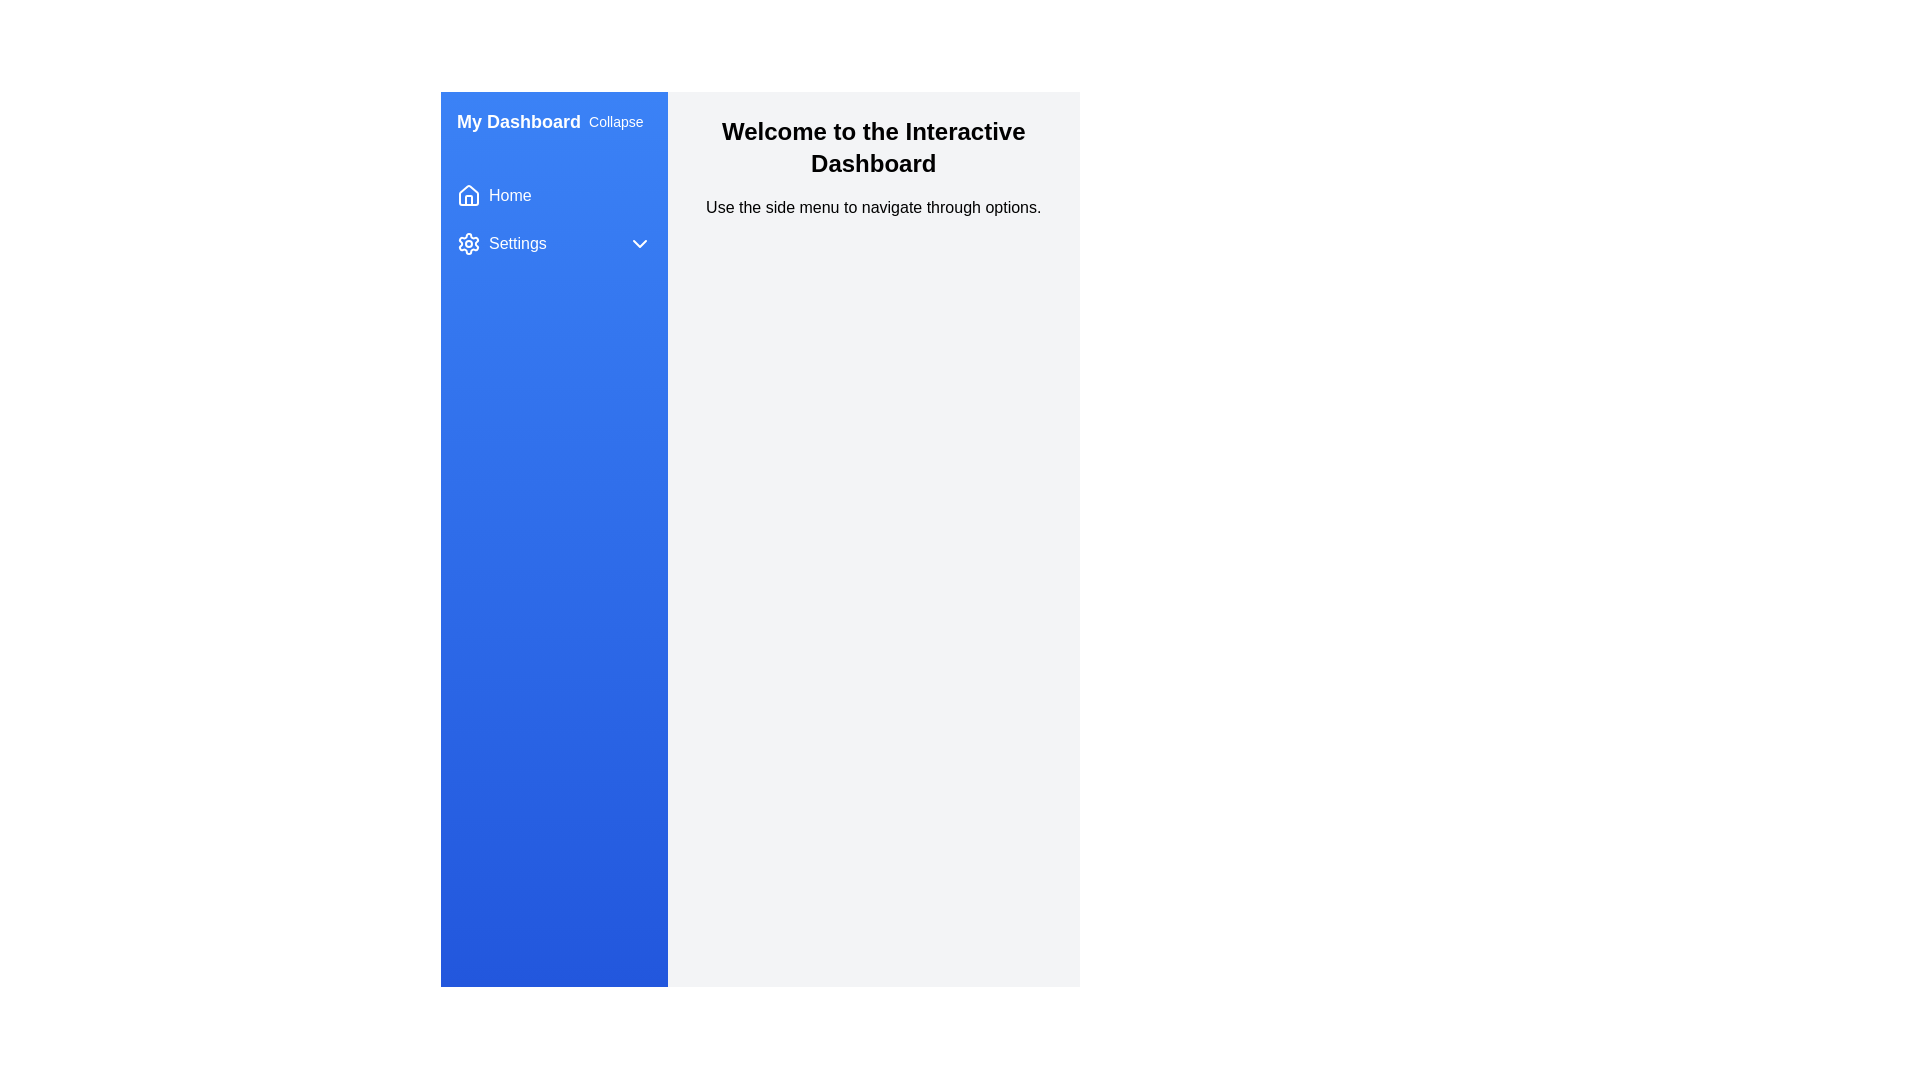 The height and width of the screenshot is (1080, 1920). What do you see at coordinates (501, 242) in the screenshot?
I see `the Icon with text label located` at bounding box center [501, 242].